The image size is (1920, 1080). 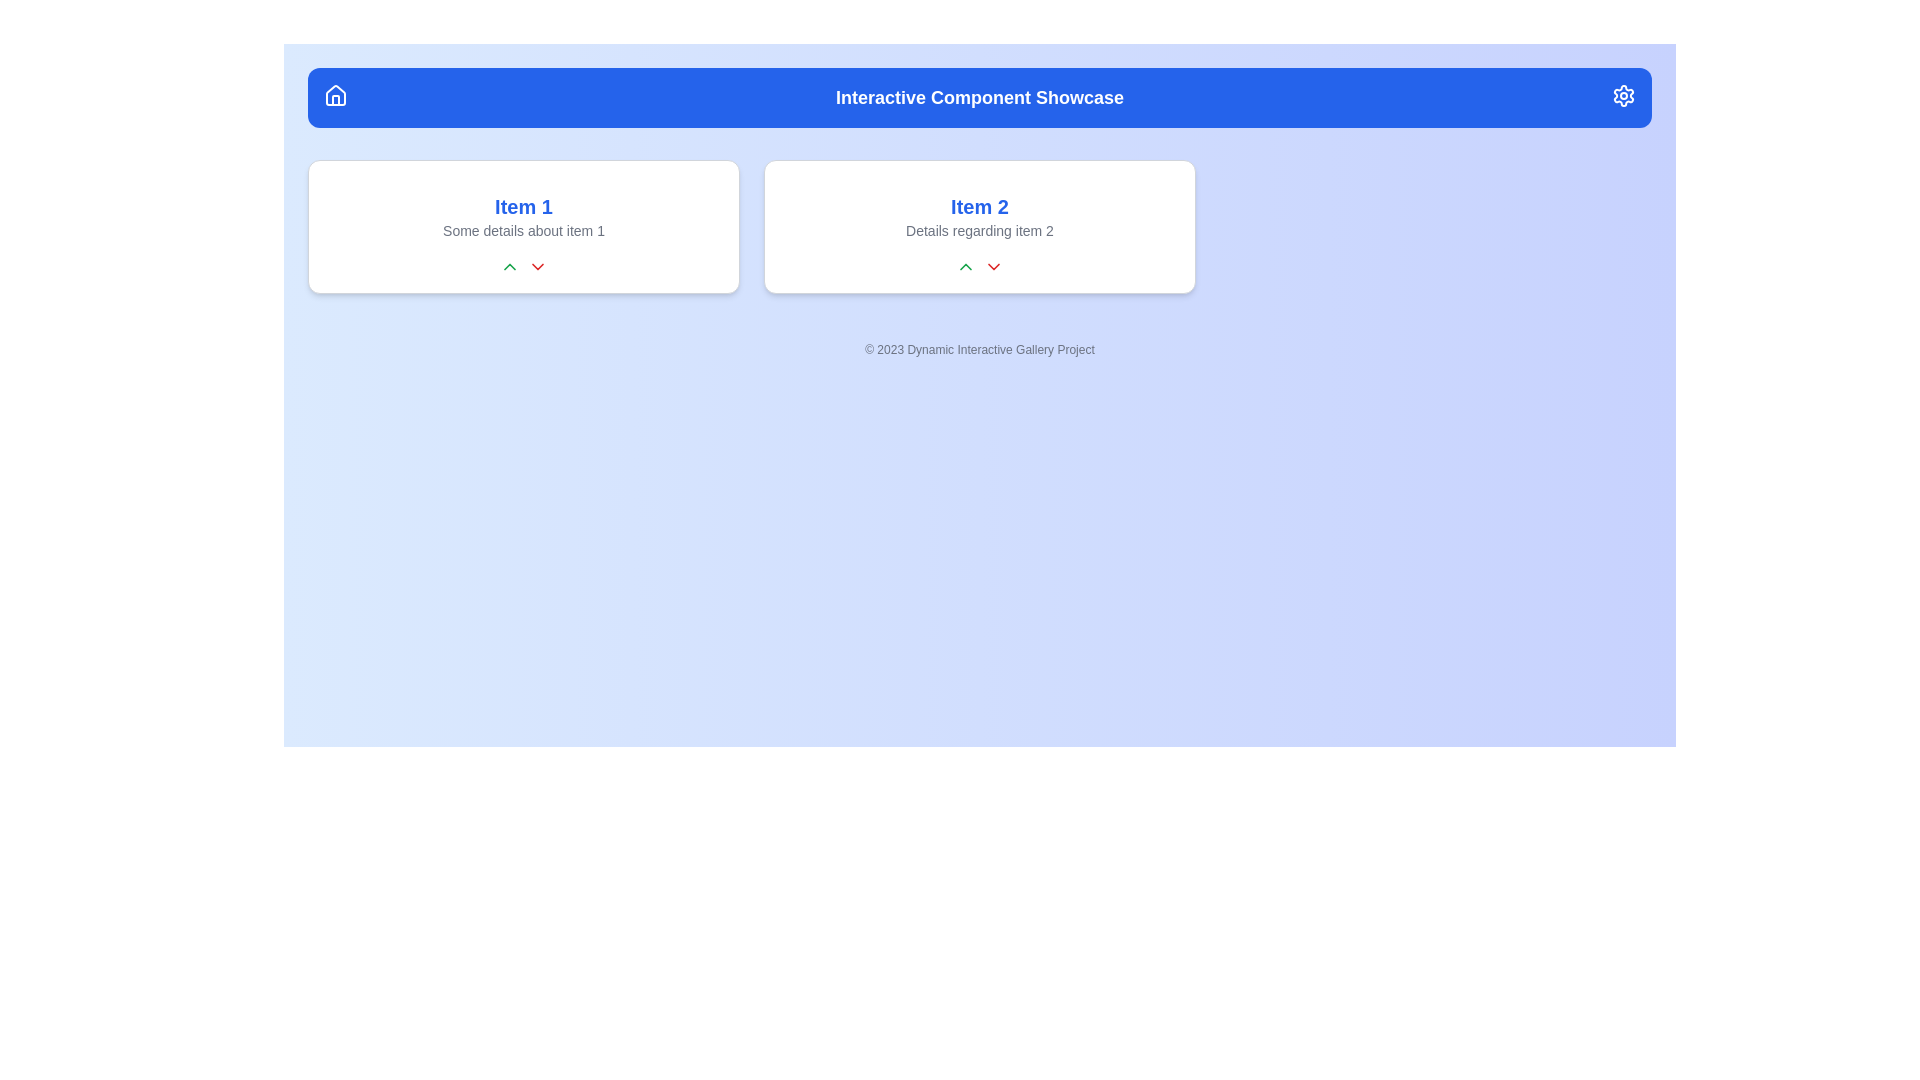 What do you see at coordinates (1623, 96) in the screenshot?
I see `the settings cogwheel icon located at the far-right corner of the top blue bar` at bounding box center [1623, 96].